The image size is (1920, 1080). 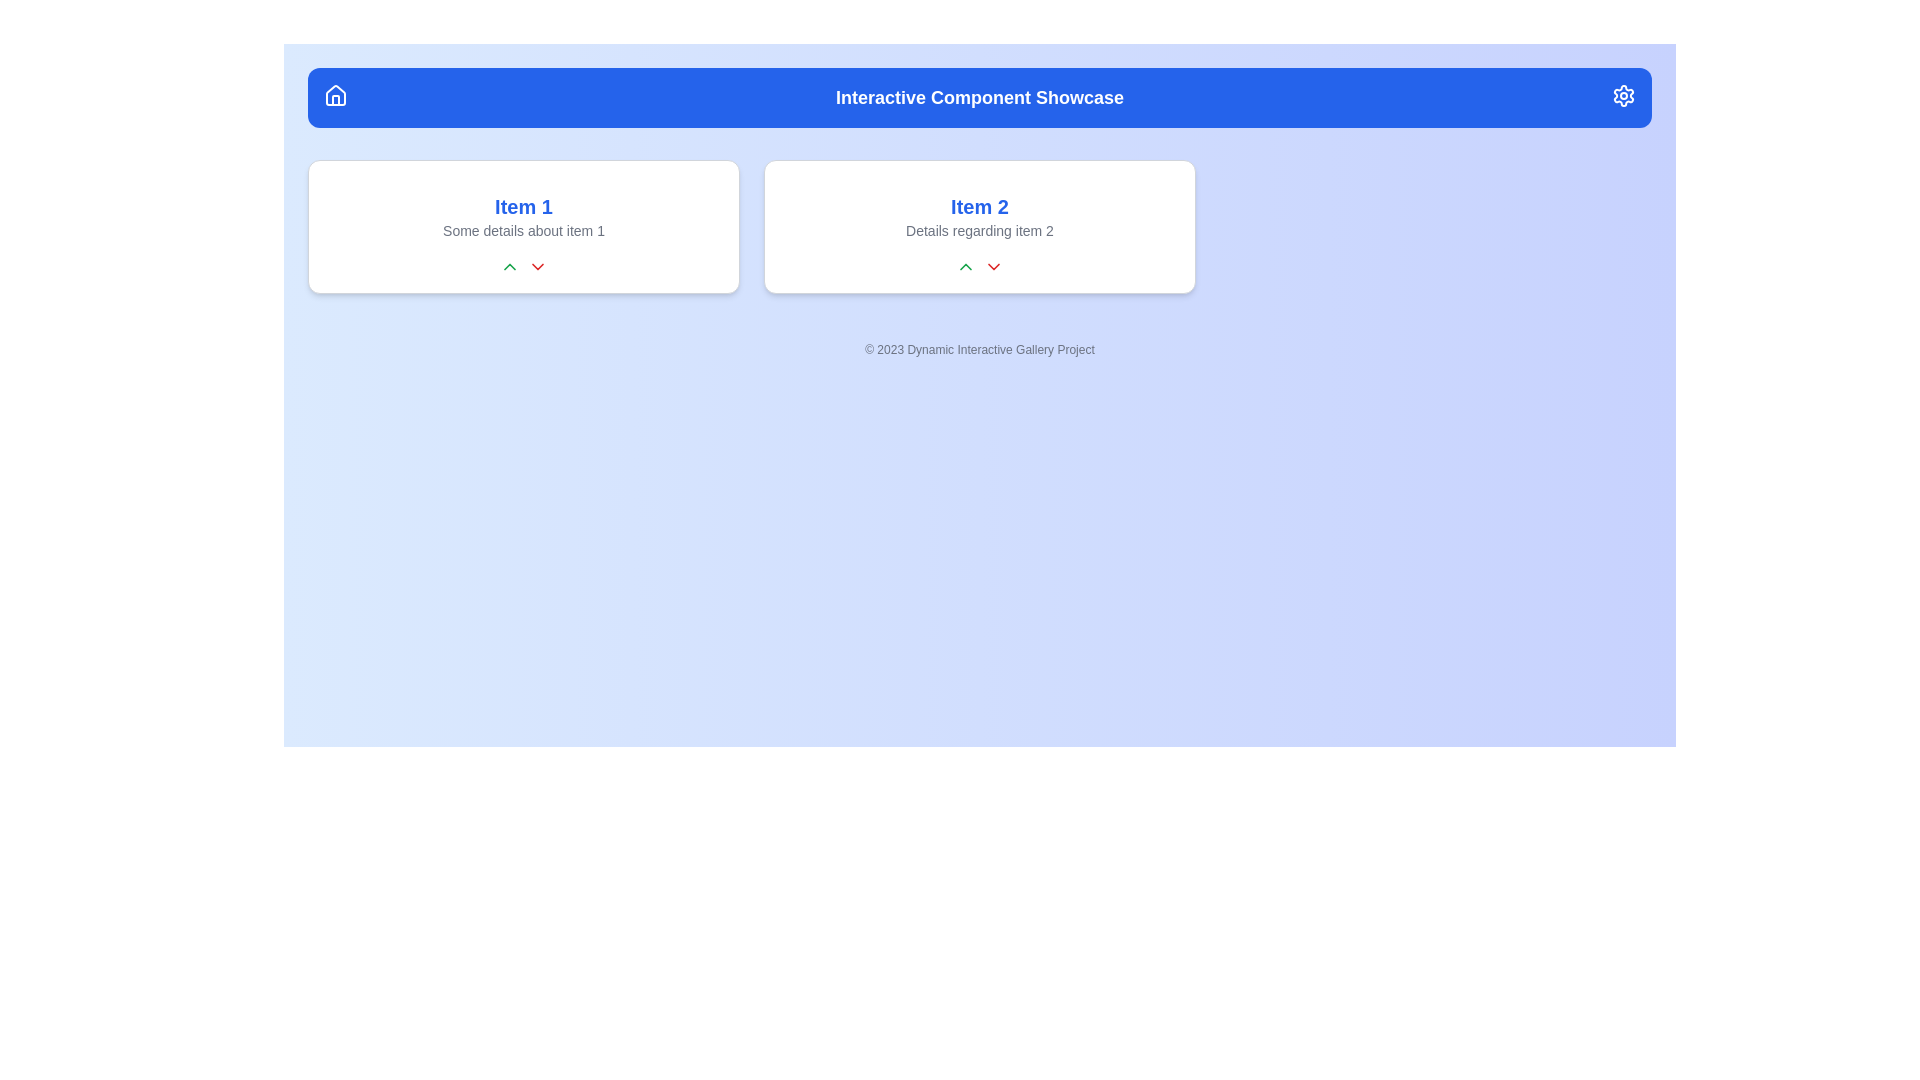 What do you see at coordinates (1623, 96) in the screenshot?
I see `the settings cogwheel icon located at the far-right corner of the top blue bar` at bounding box center [1623, 96].